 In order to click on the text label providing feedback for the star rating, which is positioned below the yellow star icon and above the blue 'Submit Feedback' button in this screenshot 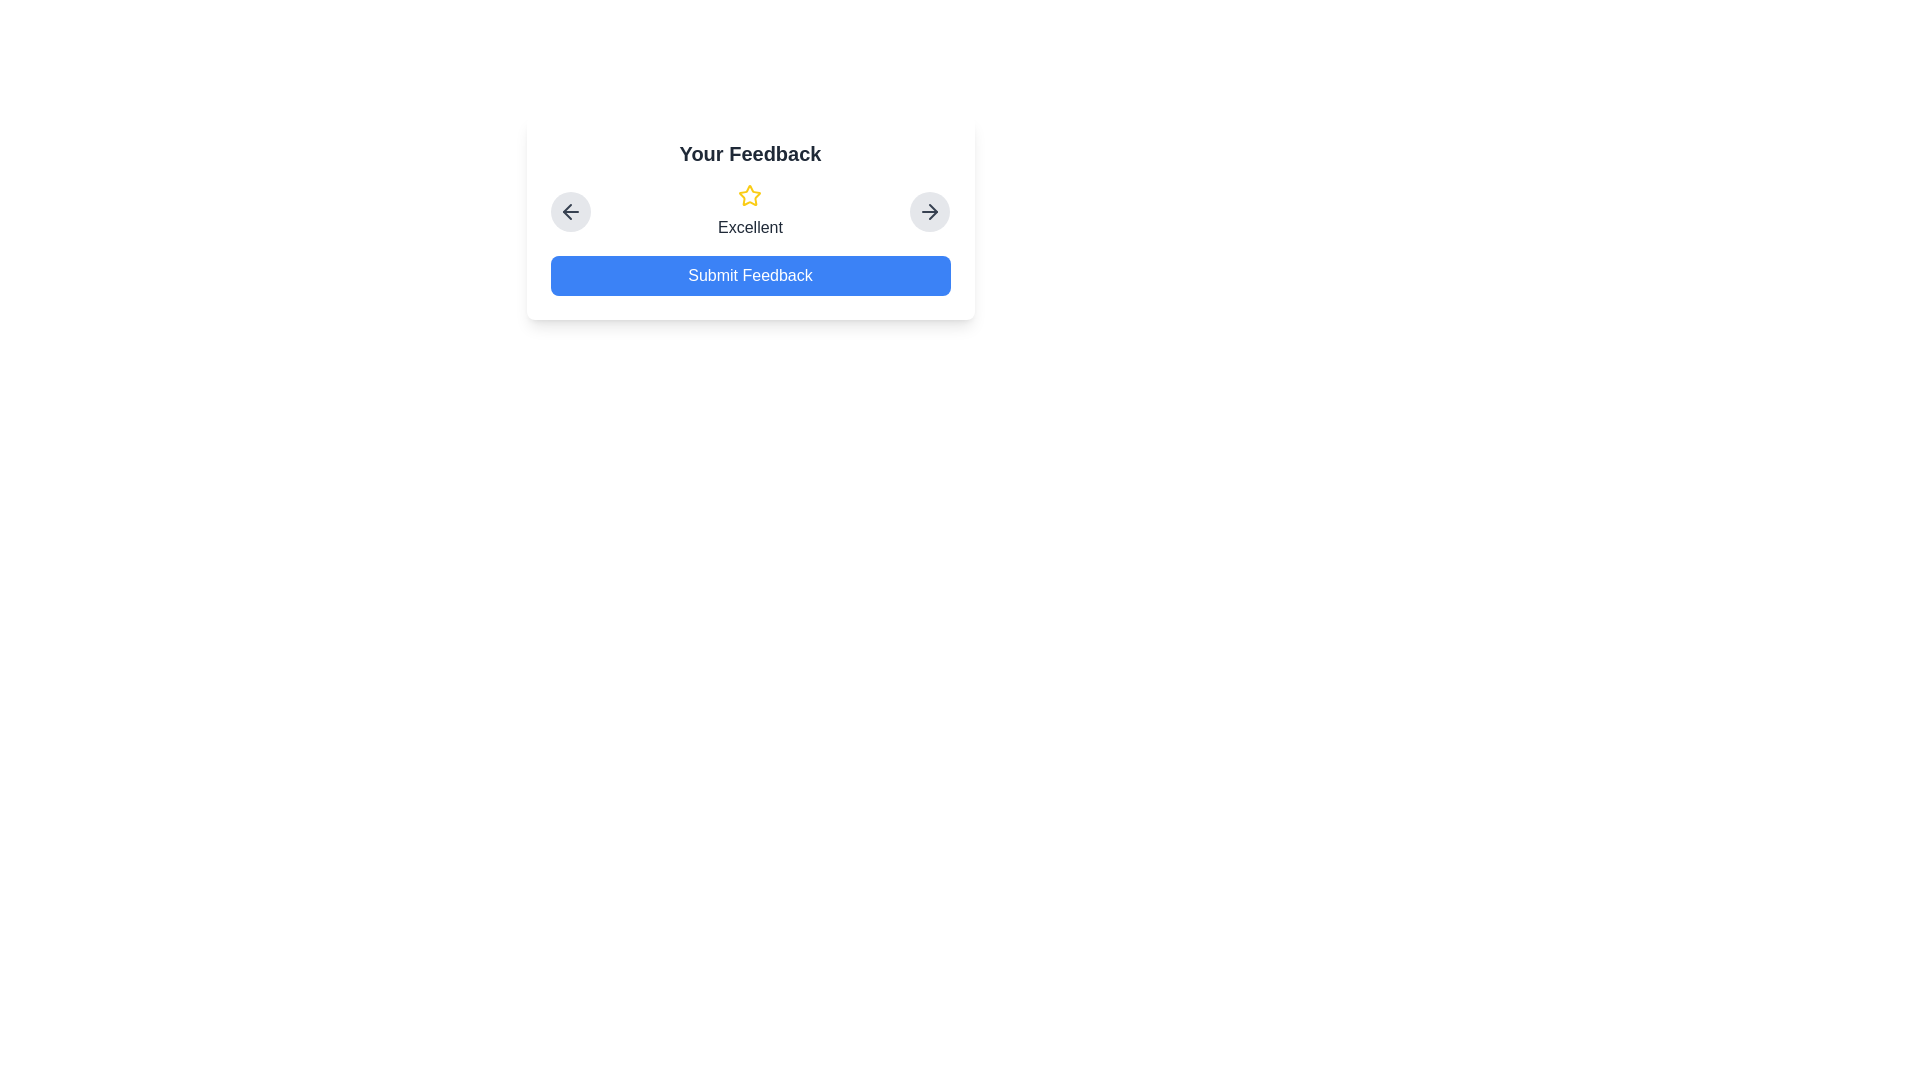, I will do `click(749, 226)`.